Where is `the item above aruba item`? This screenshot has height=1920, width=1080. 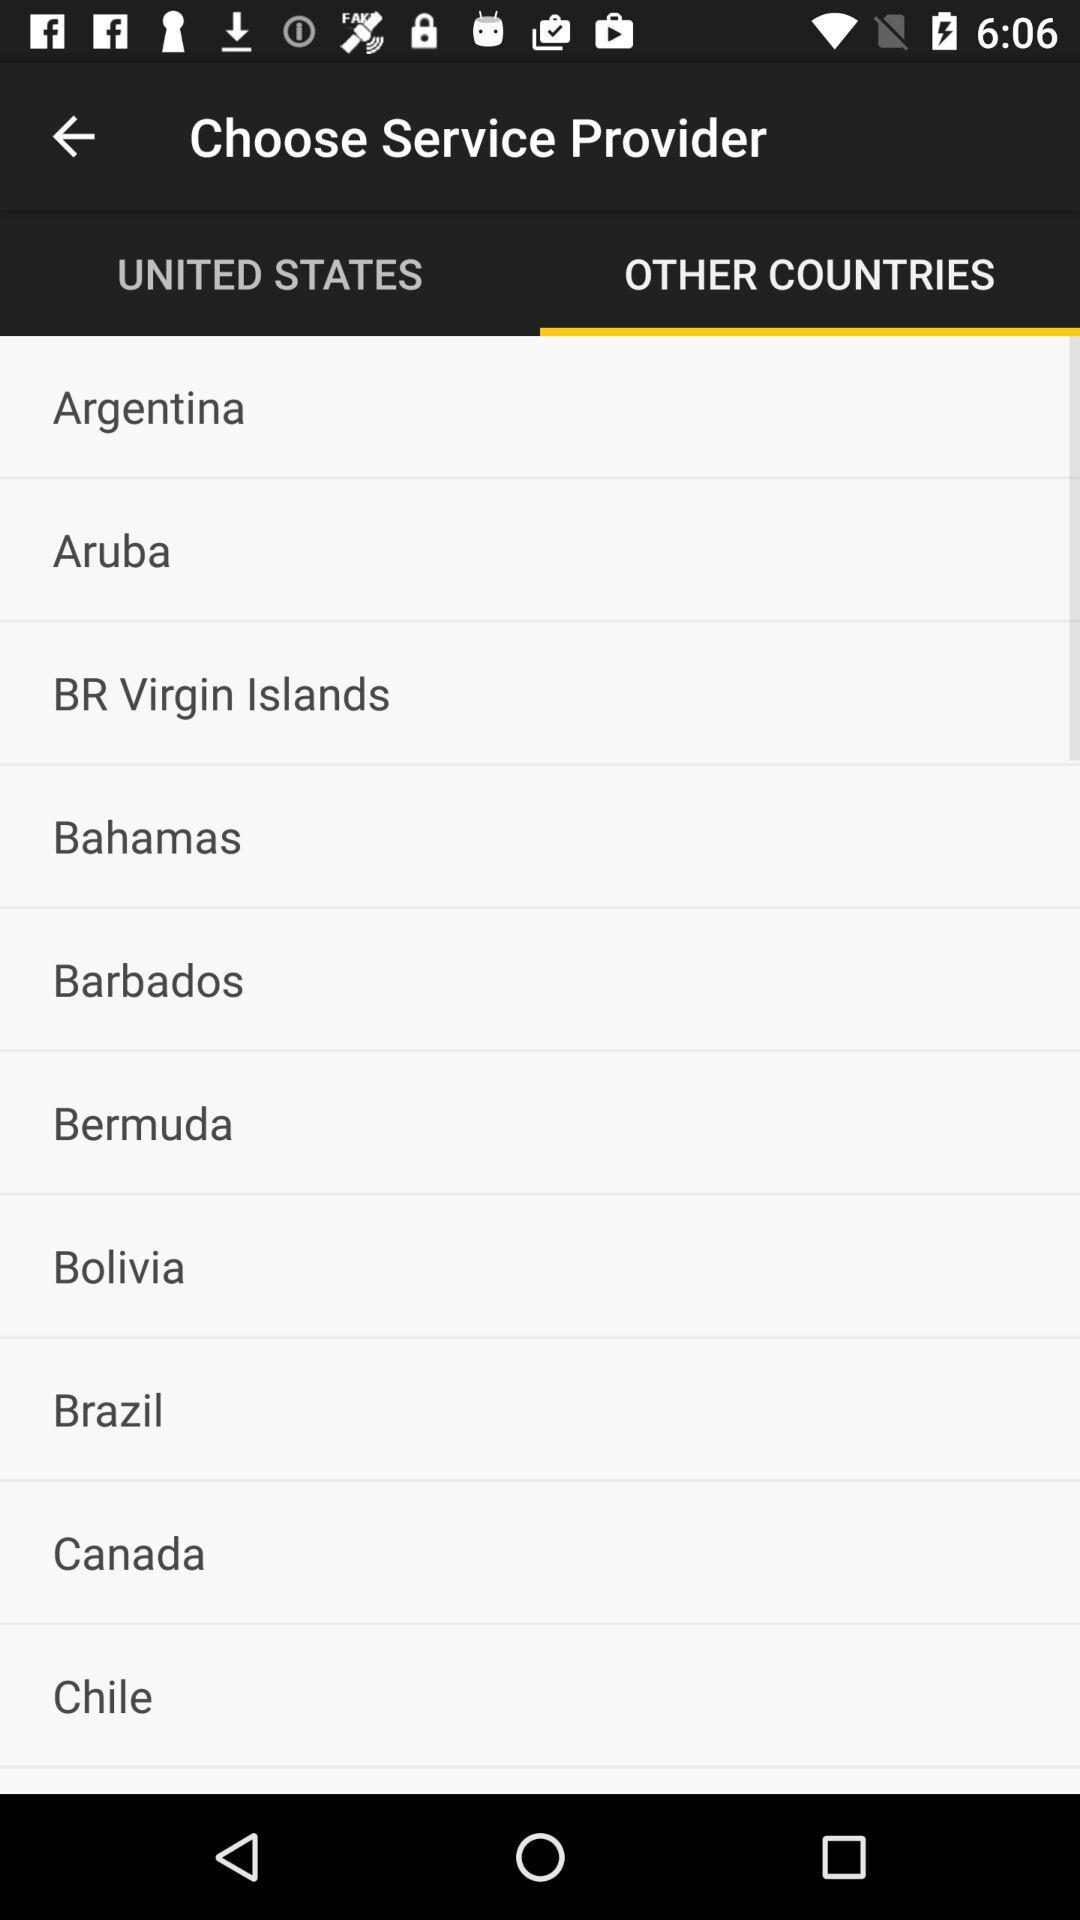 the item above aruba item is located at coordinates (540, 405).